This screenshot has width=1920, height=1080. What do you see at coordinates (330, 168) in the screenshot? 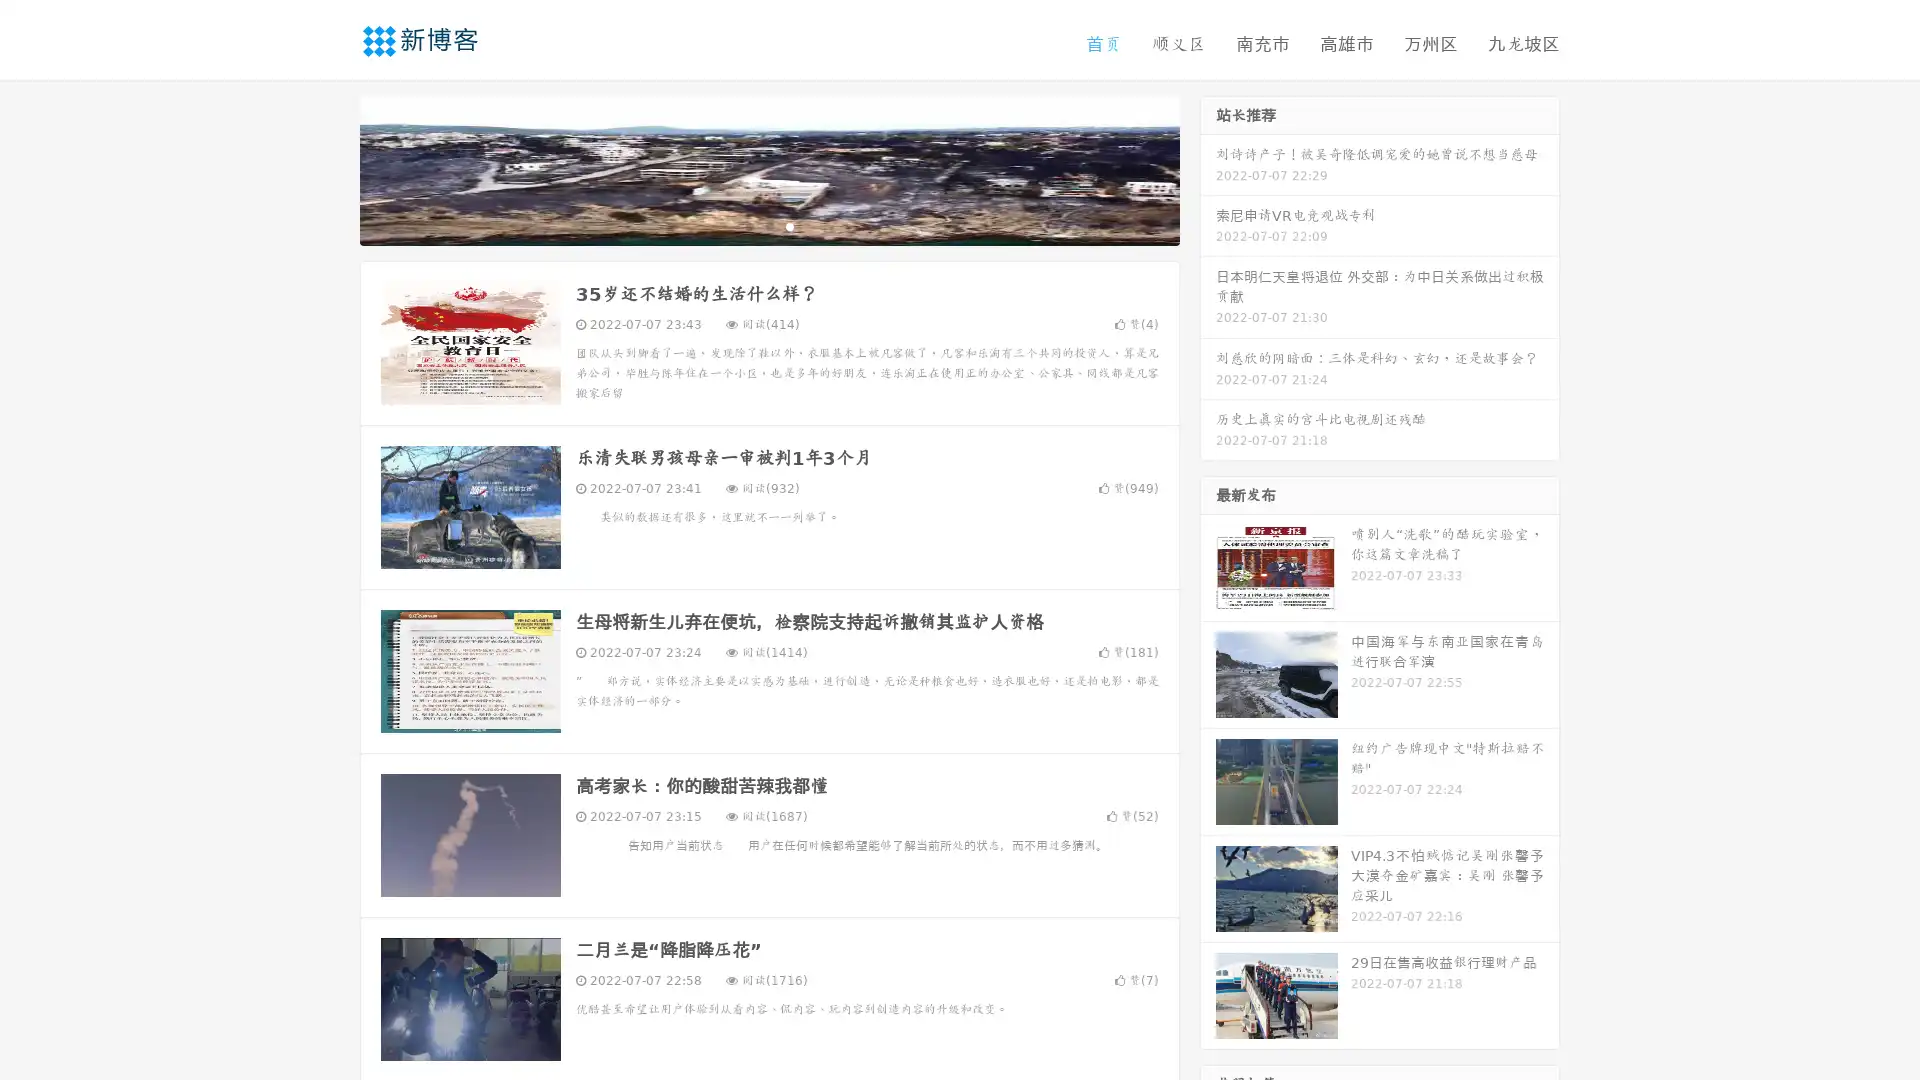
I see `Previous slide` at bounding box center [330, 168].